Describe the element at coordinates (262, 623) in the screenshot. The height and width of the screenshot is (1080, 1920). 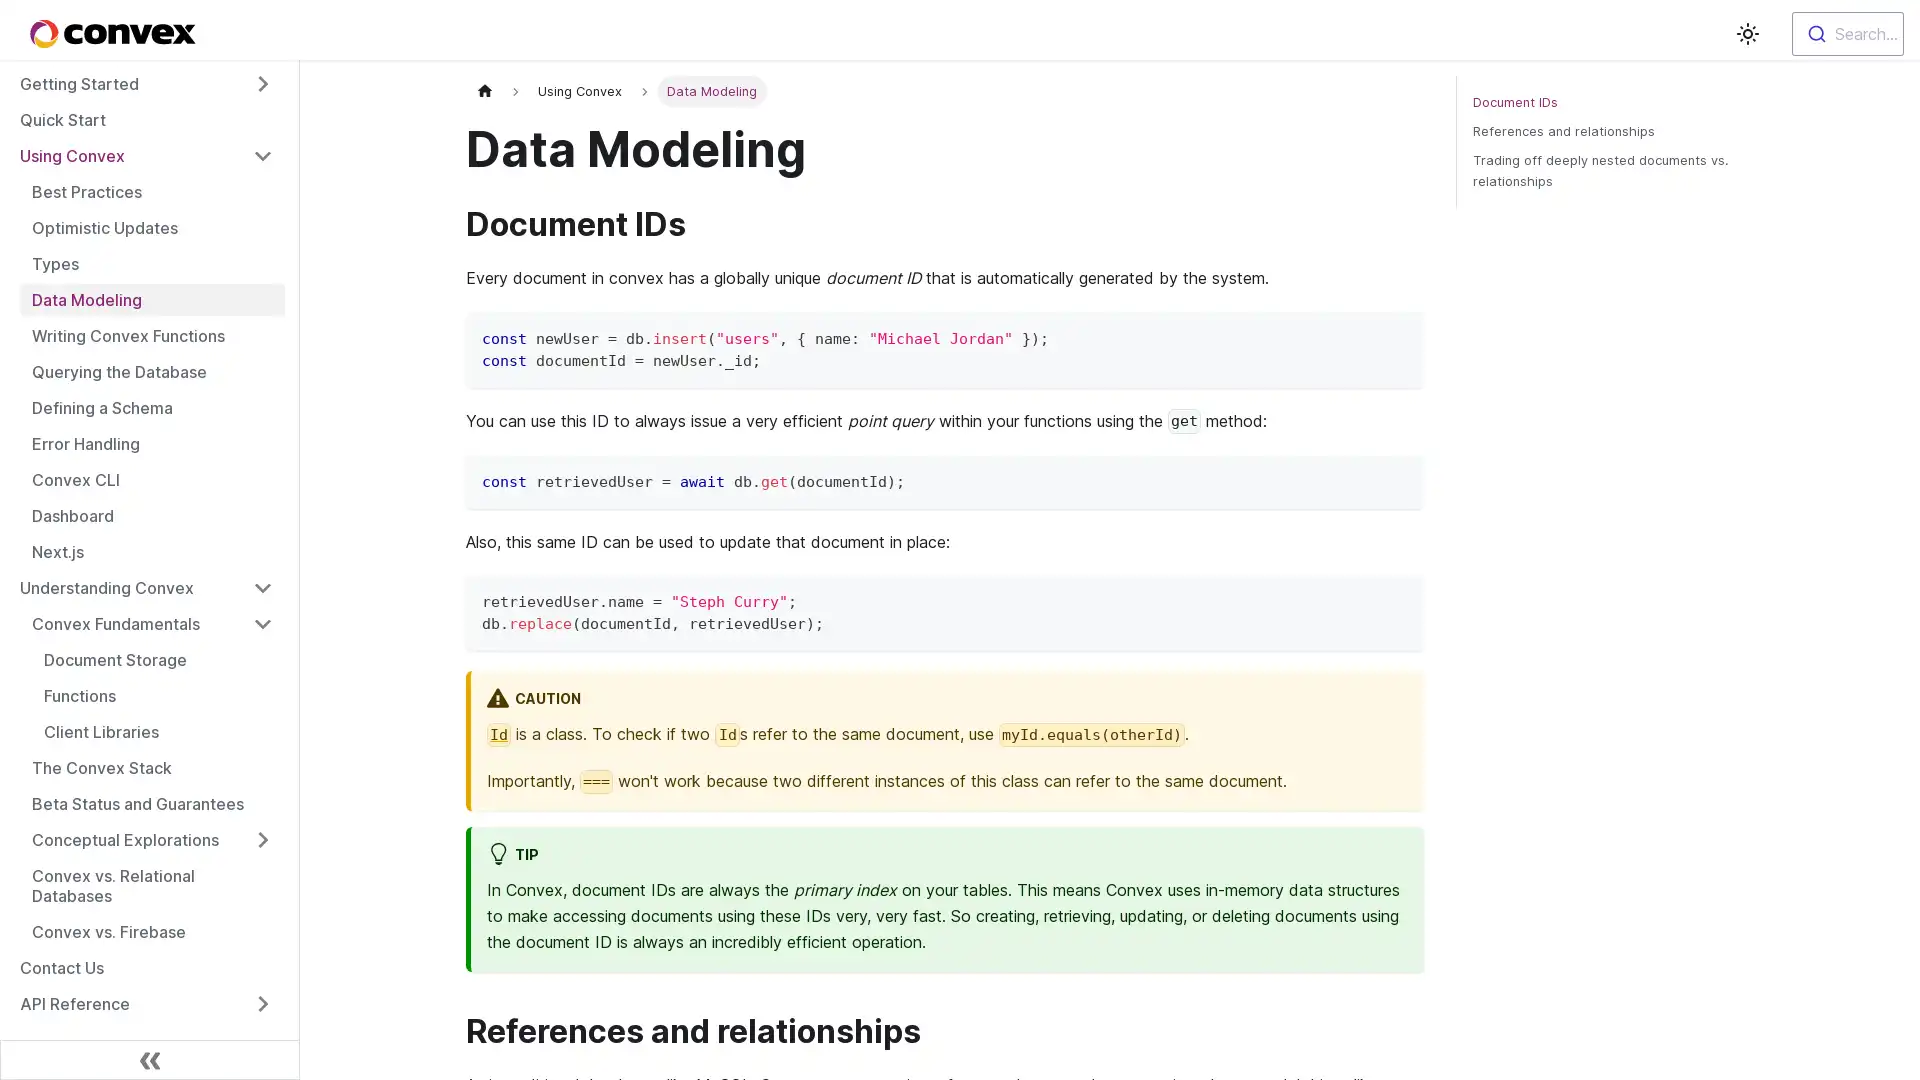
I see `Toggle the collapsible sidebar category 'Convex Fundamentals'` at that location.